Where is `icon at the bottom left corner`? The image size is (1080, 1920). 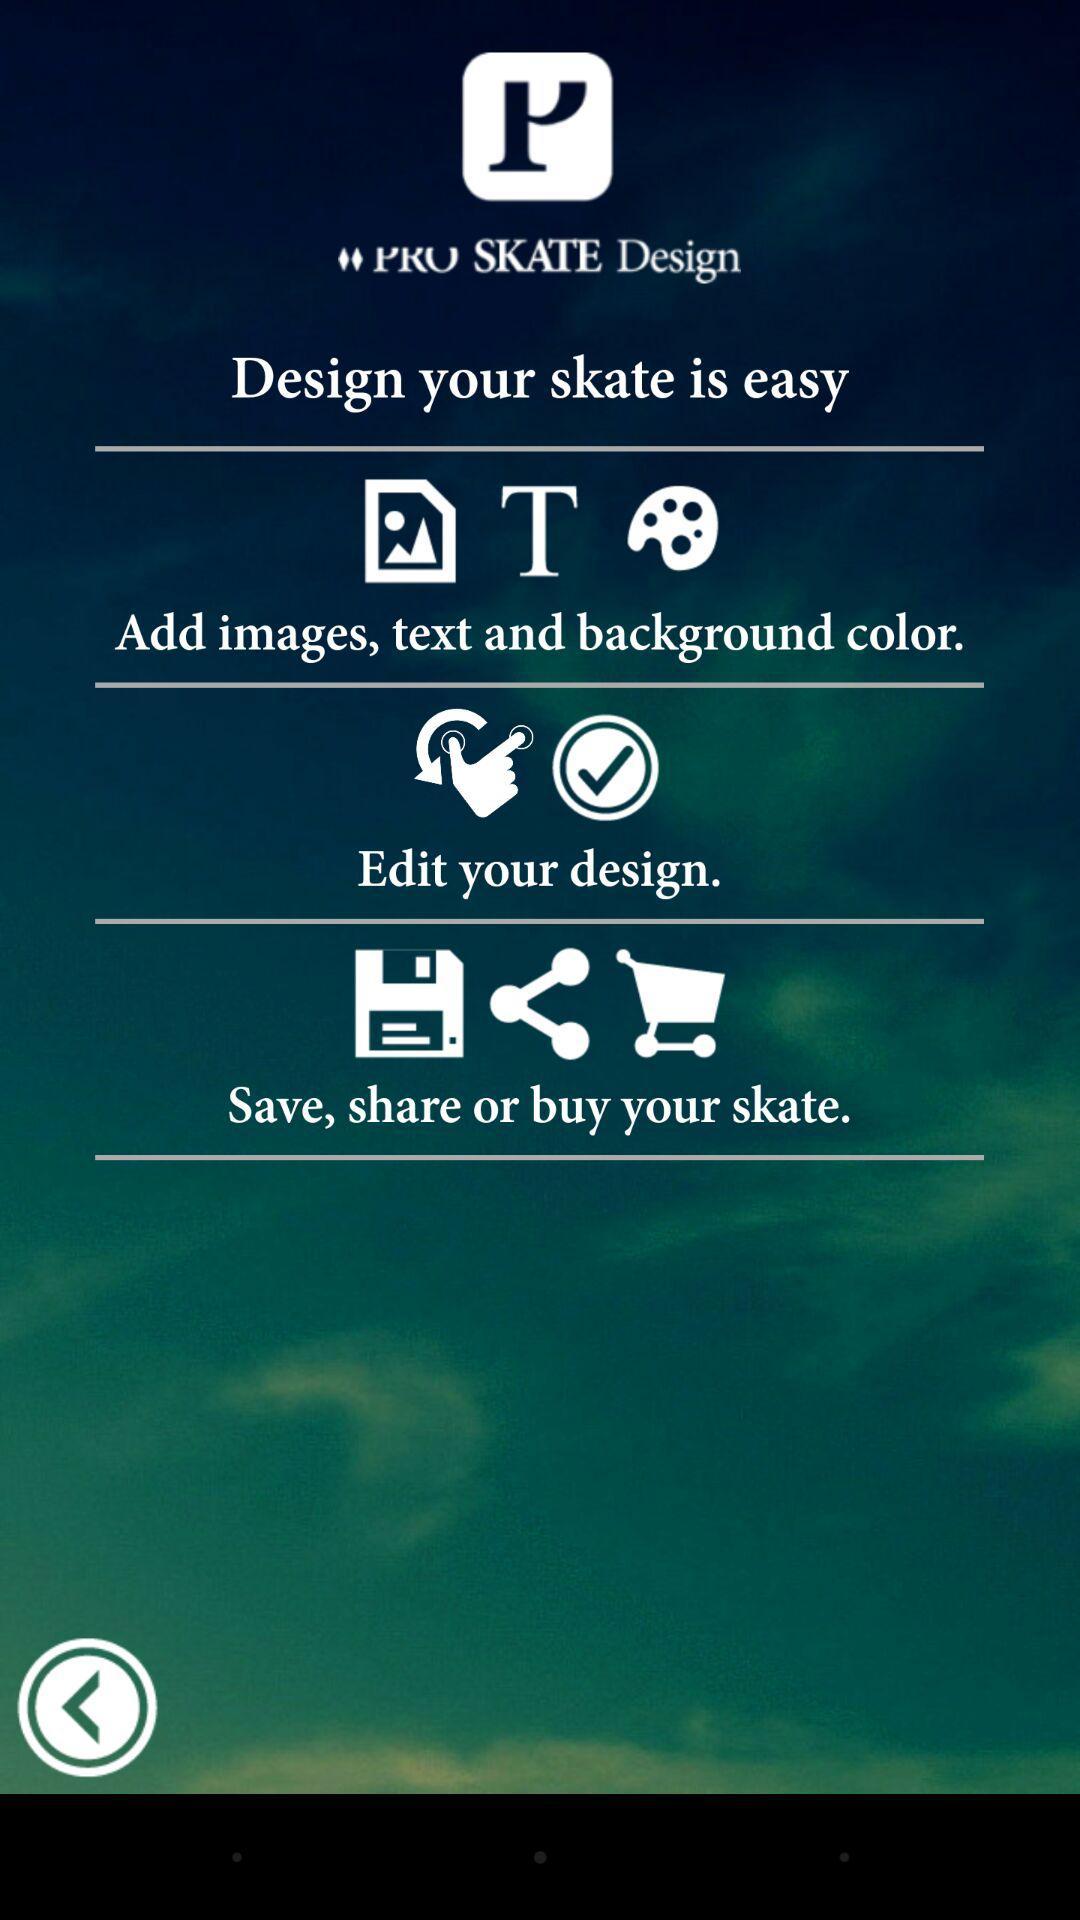 icon at the bottom left corner is located at coordinates (86, 1705).